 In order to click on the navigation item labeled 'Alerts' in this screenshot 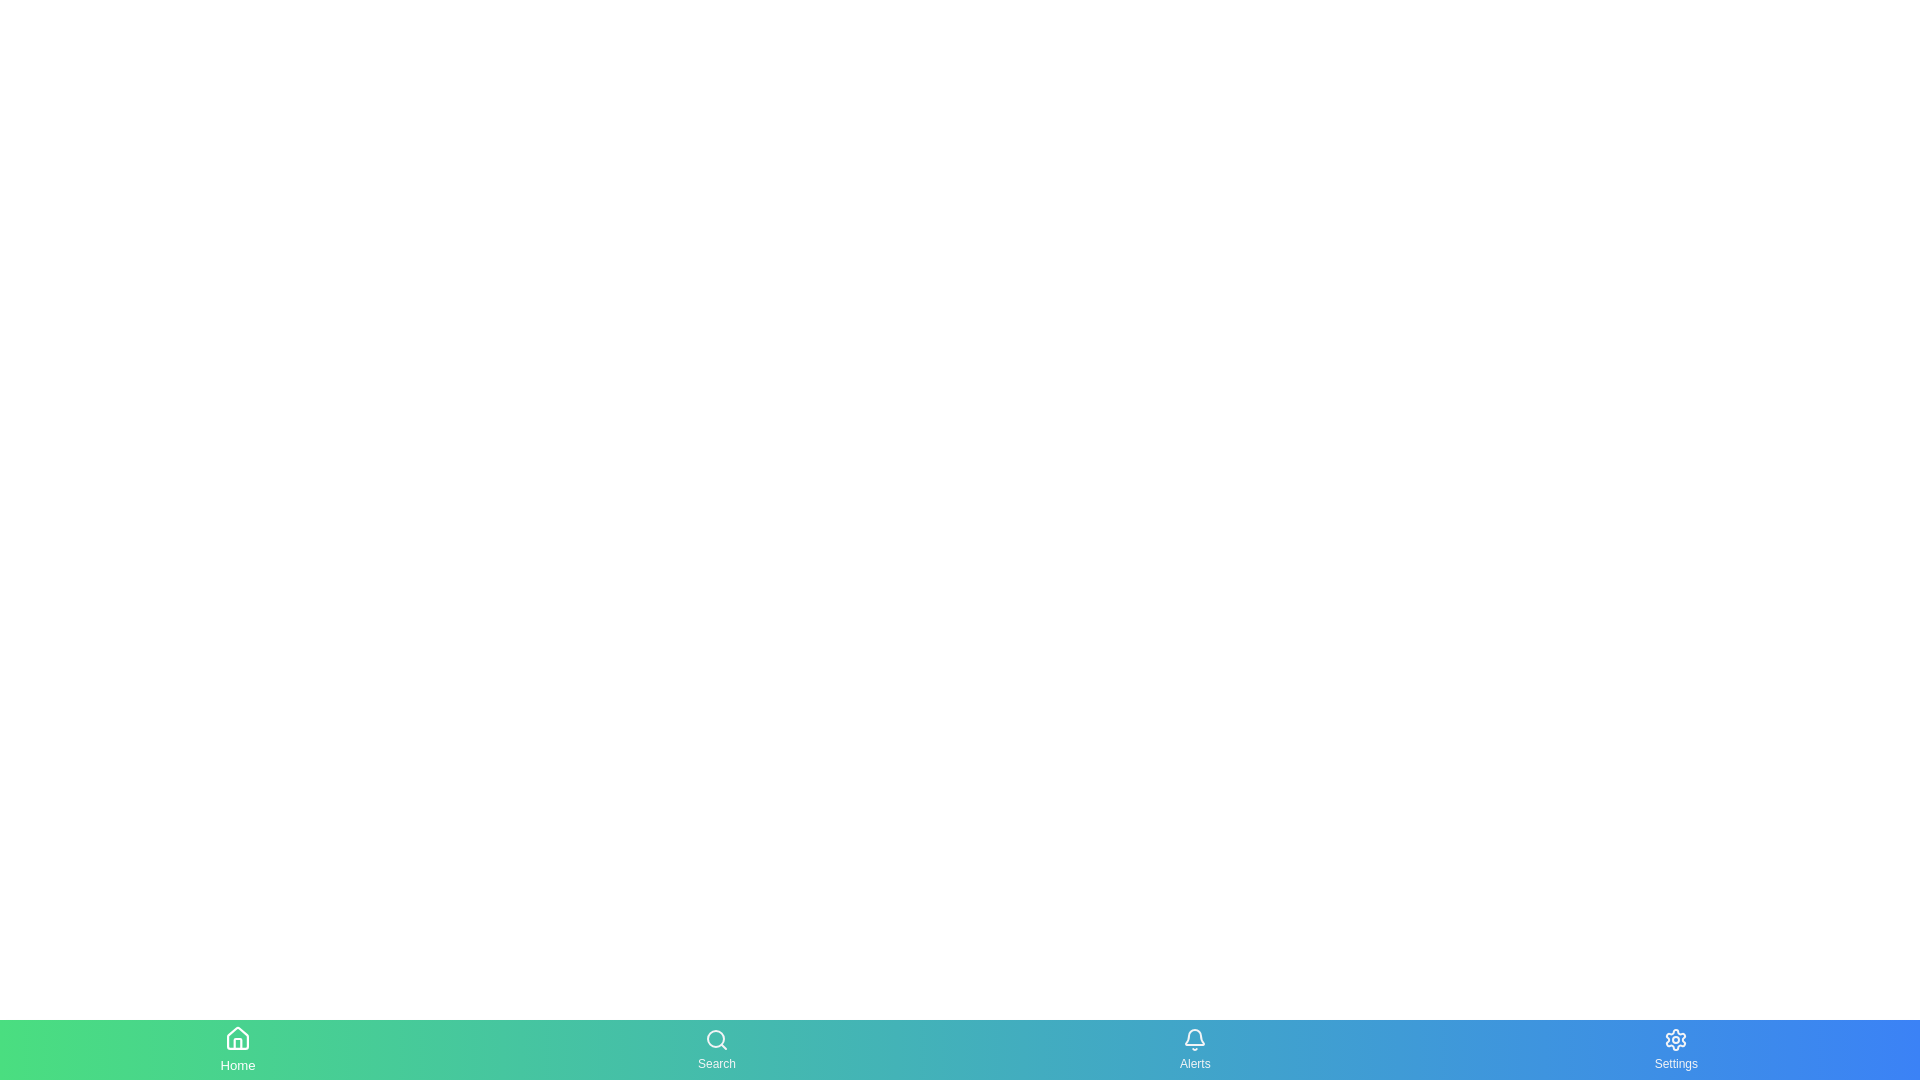, I will do `click(1195, 1048)`.